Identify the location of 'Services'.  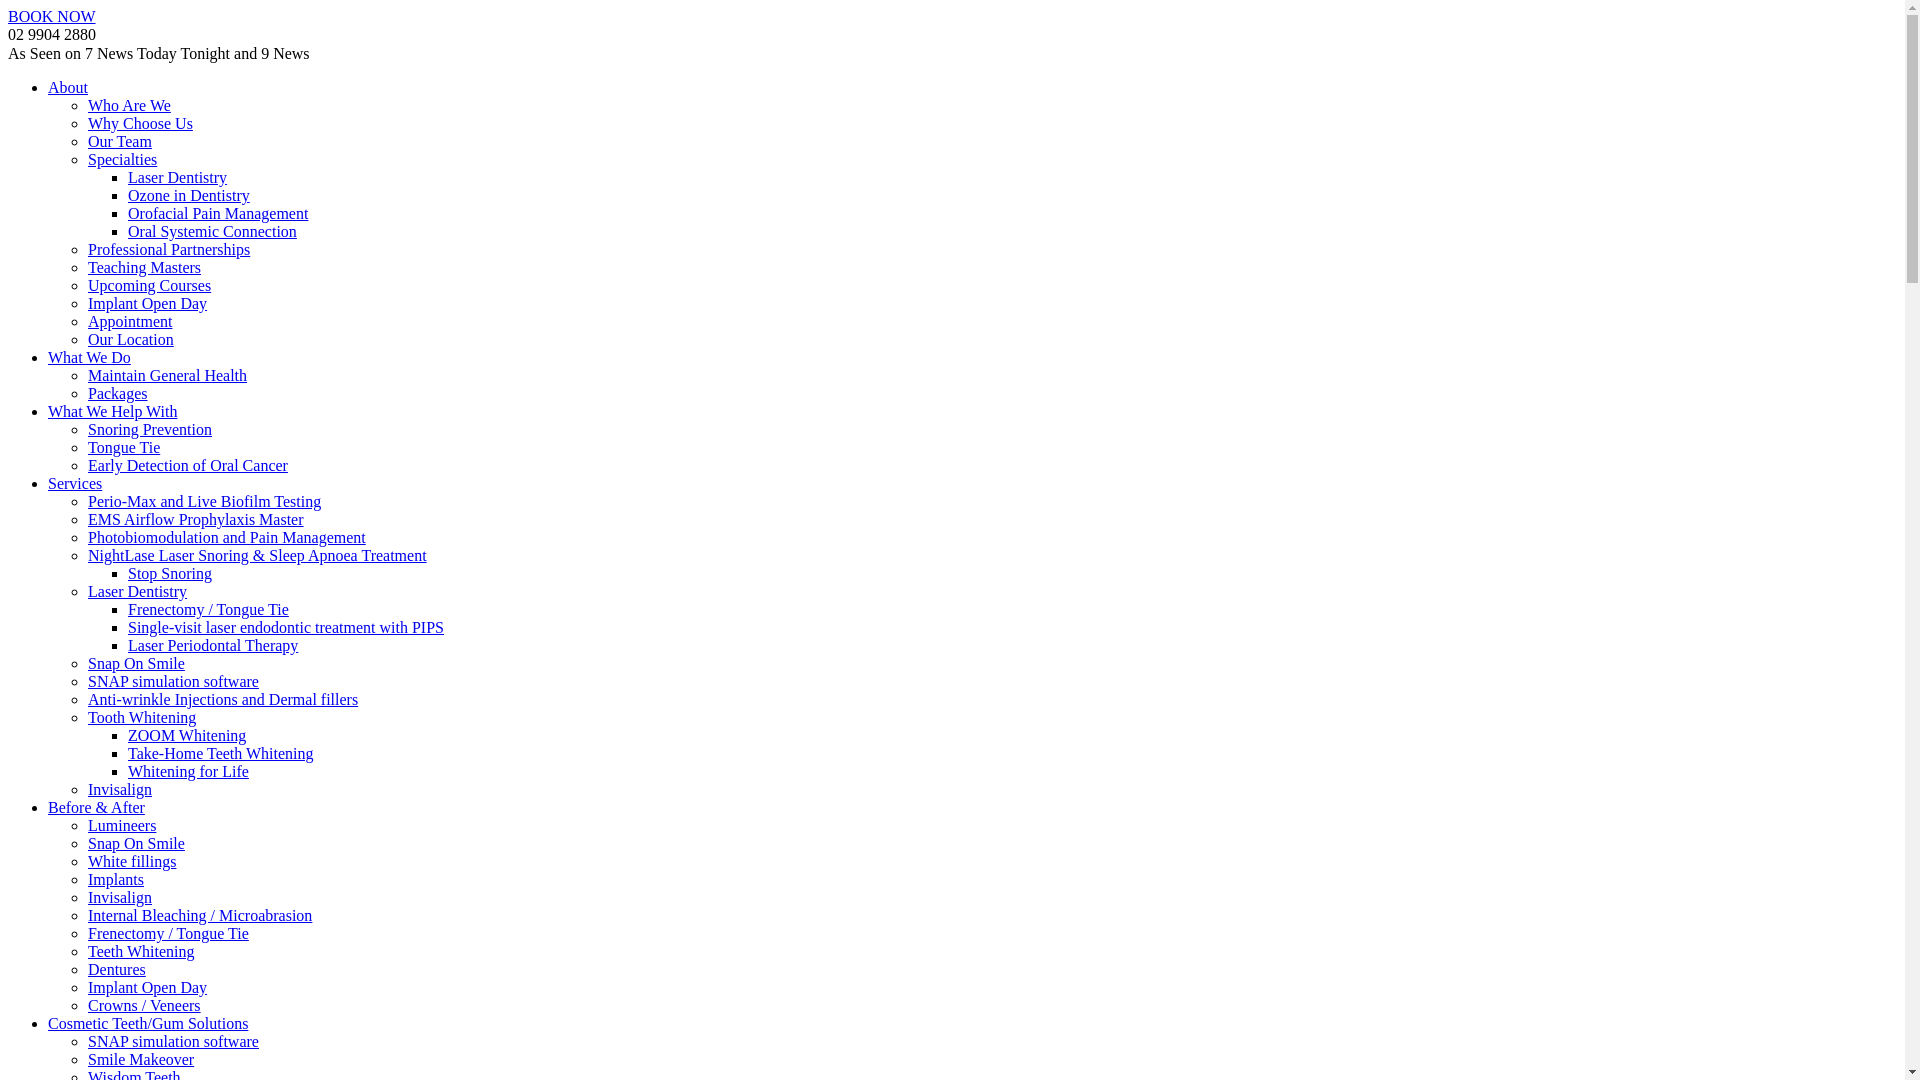
(75, 483).